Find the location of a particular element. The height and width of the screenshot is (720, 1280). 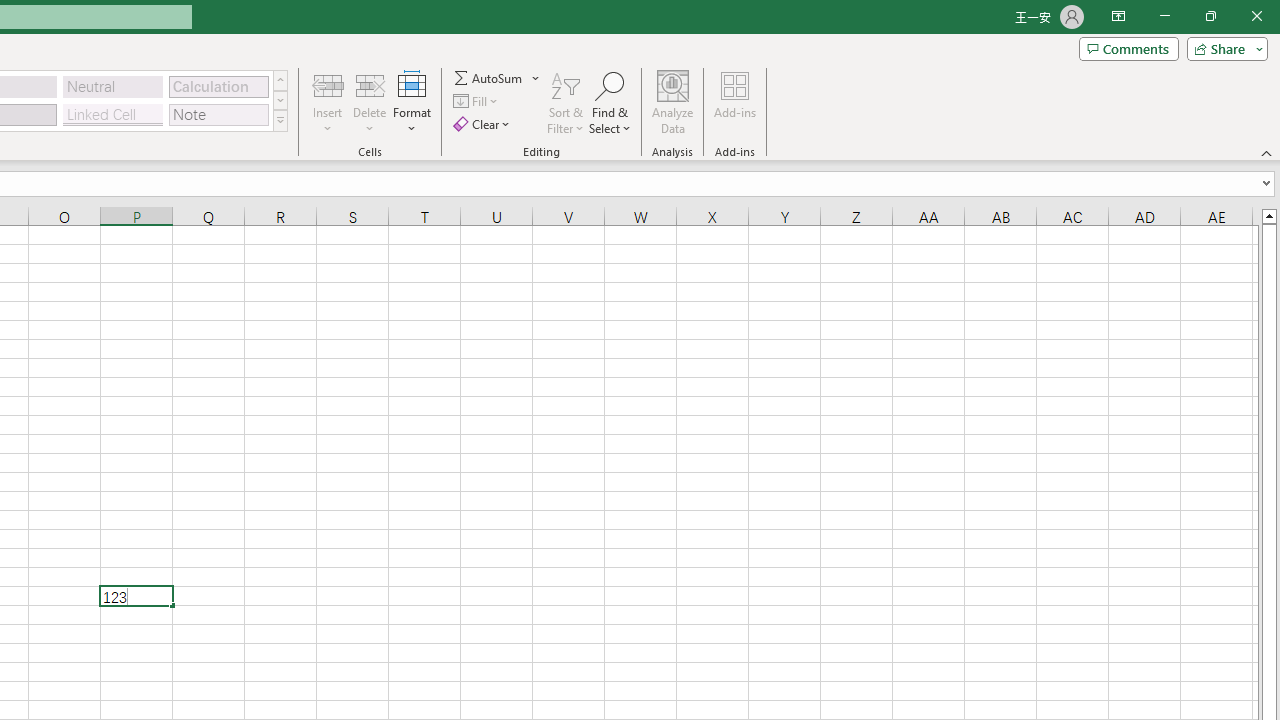

'Delete' is located at coordinates (369, 103).